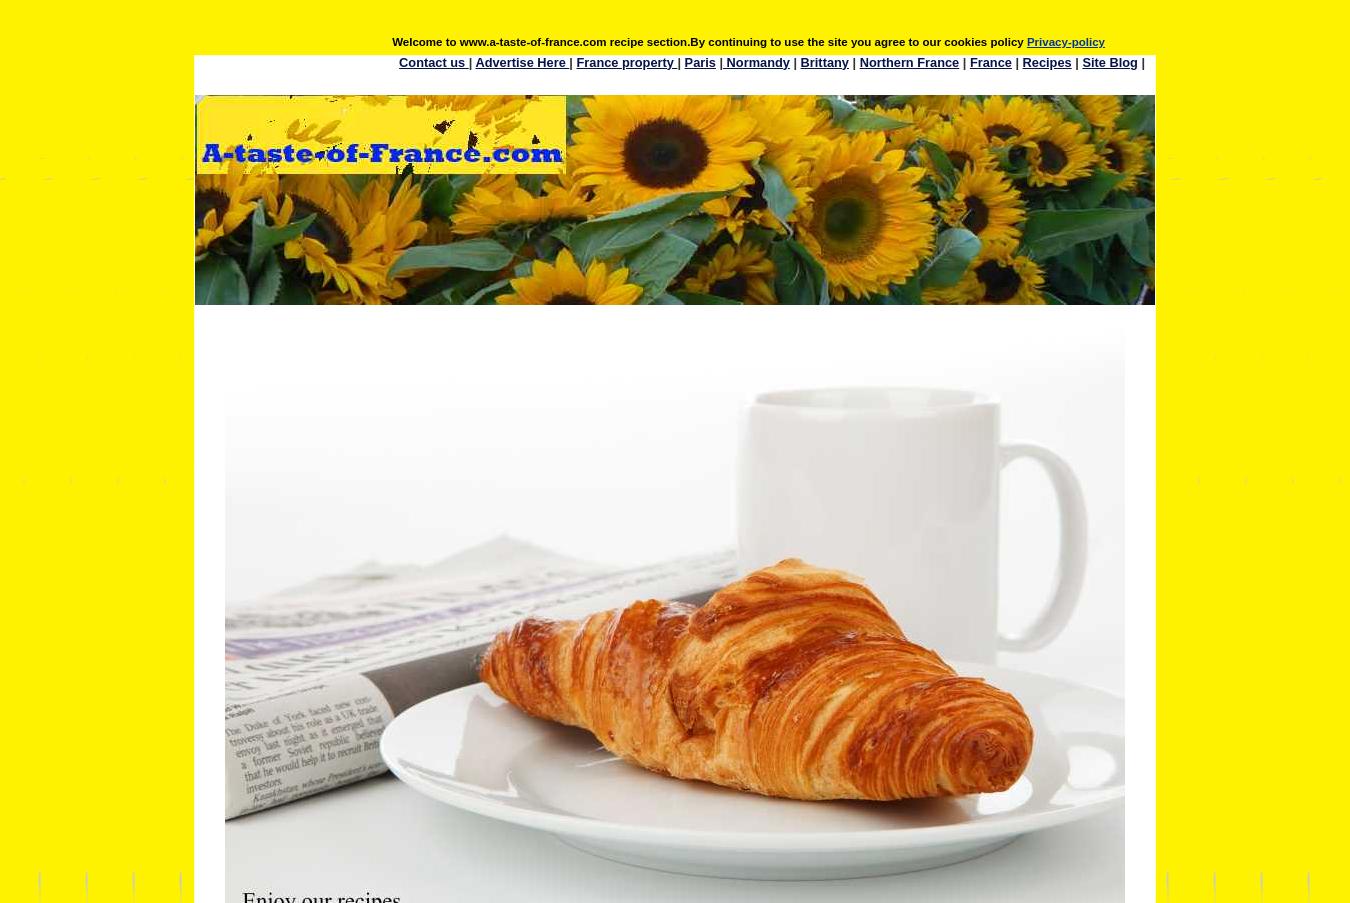 The height and width of the screenshot is (903, 1350). What do you see at coordinates (433, 60) in the screenshot?
I see `'Contact us'` at bounding box center [433, 60].